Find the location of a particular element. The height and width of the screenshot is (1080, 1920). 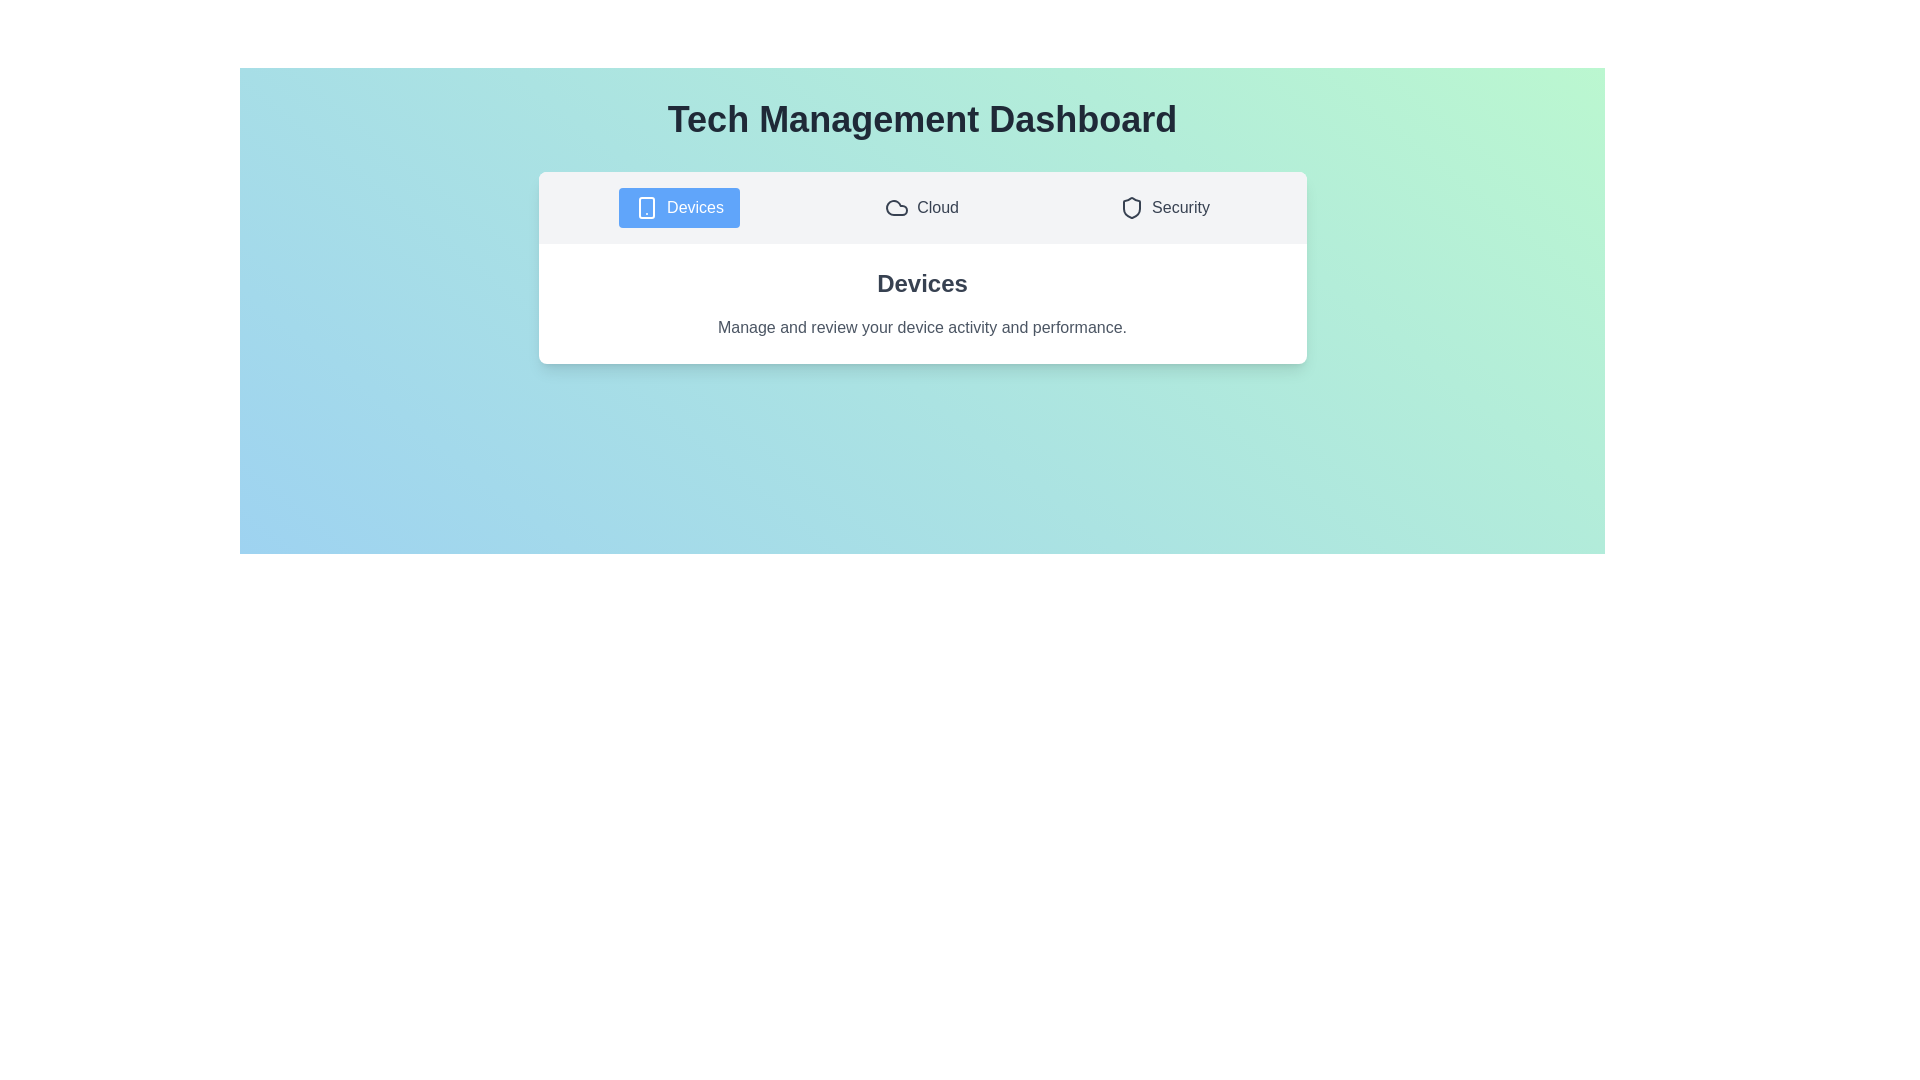

the Devices tab by clicking on it is located at coordinates (679, 208).